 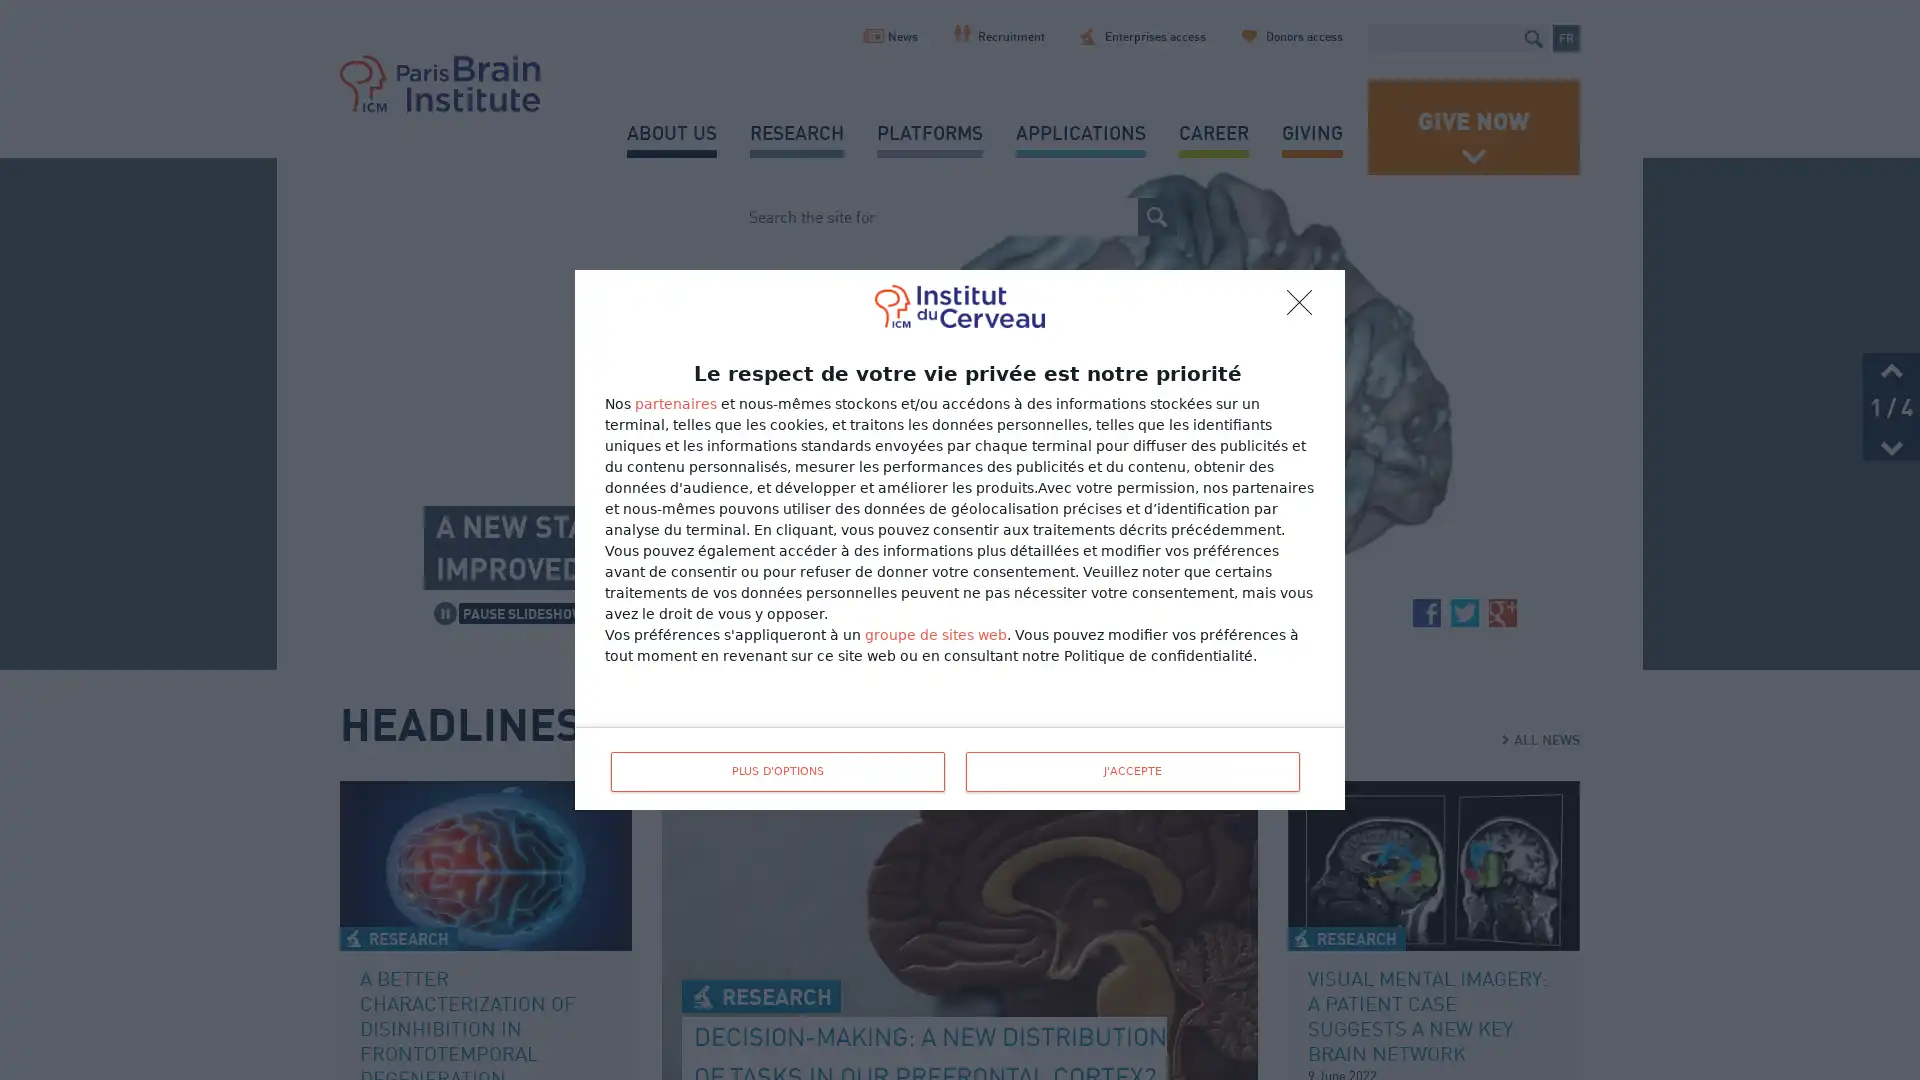 What do you see at coordinates (676, 404) in the screenshot?
I see `partenaires` at bounding box center [676, 404].